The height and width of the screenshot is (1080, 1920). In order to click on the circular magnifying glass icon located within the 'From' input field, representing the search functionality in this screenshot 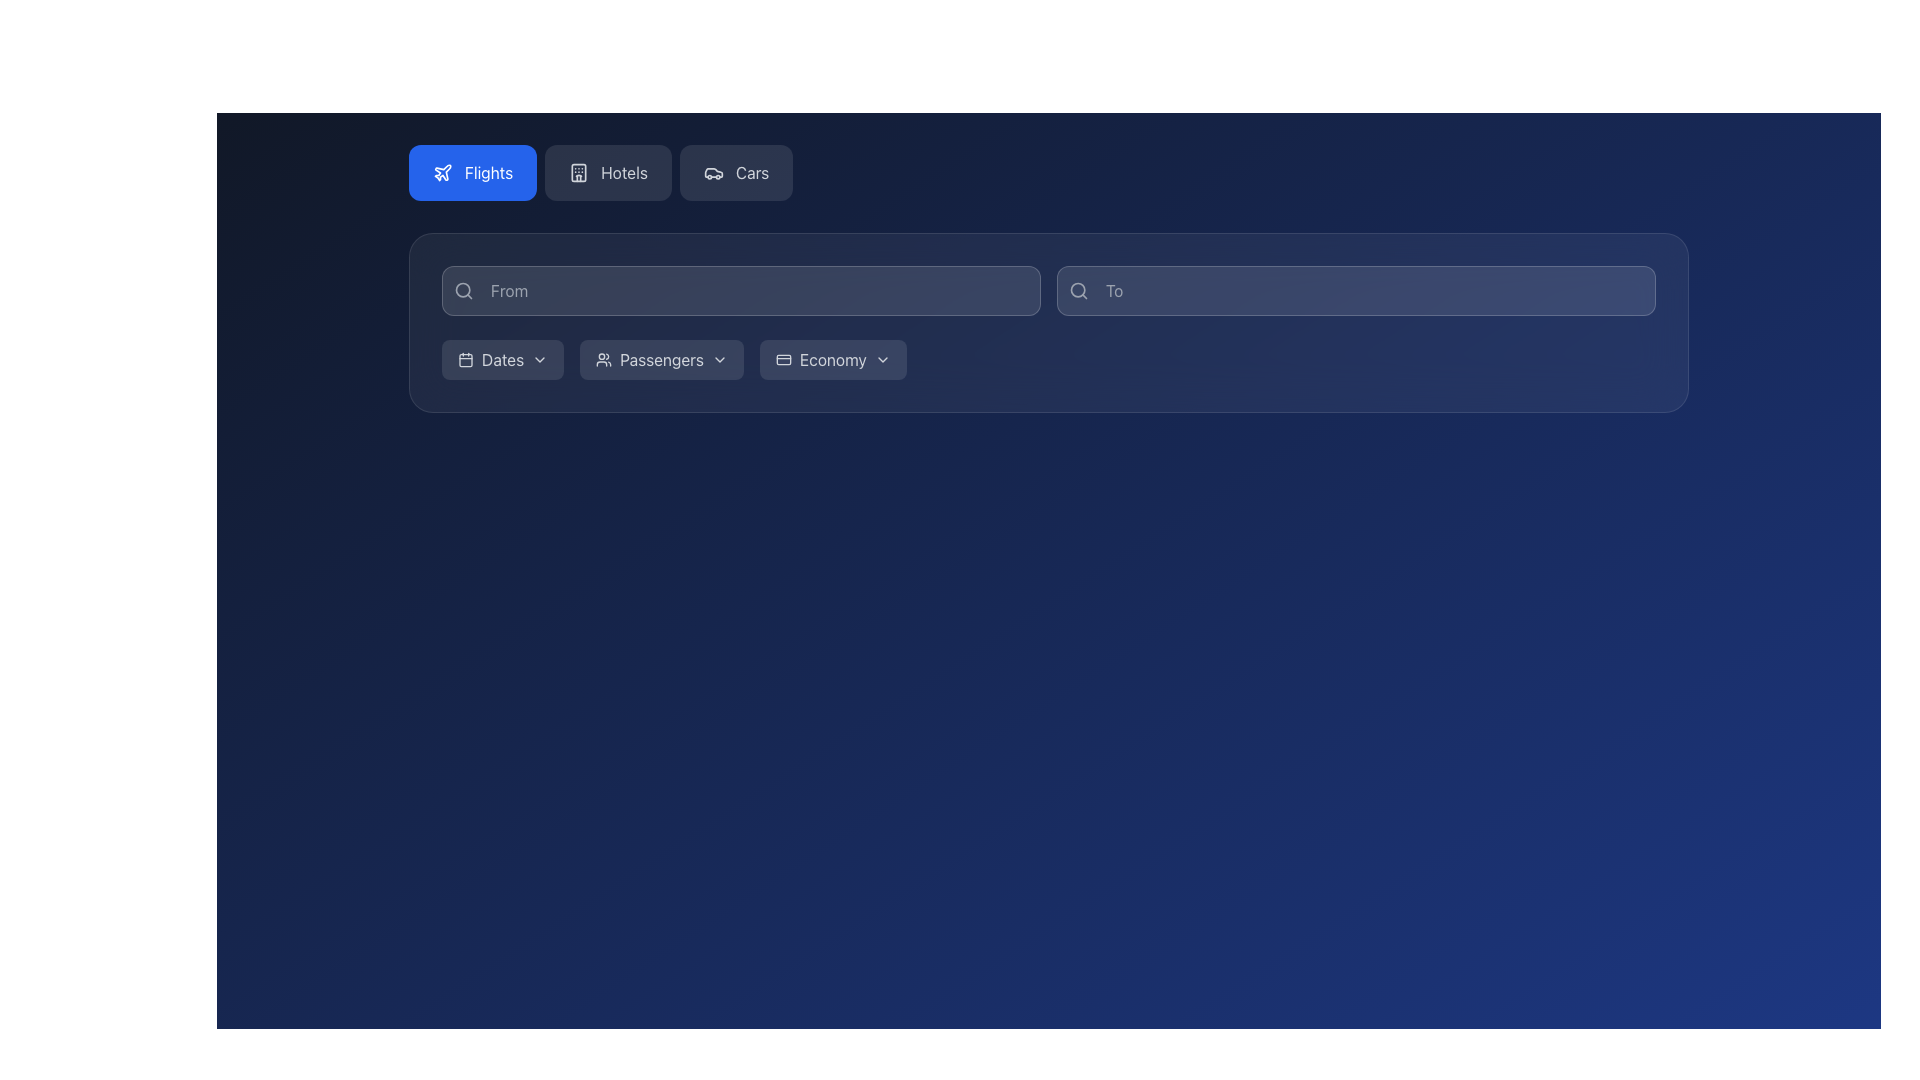, I will do `click(462, 290)`.